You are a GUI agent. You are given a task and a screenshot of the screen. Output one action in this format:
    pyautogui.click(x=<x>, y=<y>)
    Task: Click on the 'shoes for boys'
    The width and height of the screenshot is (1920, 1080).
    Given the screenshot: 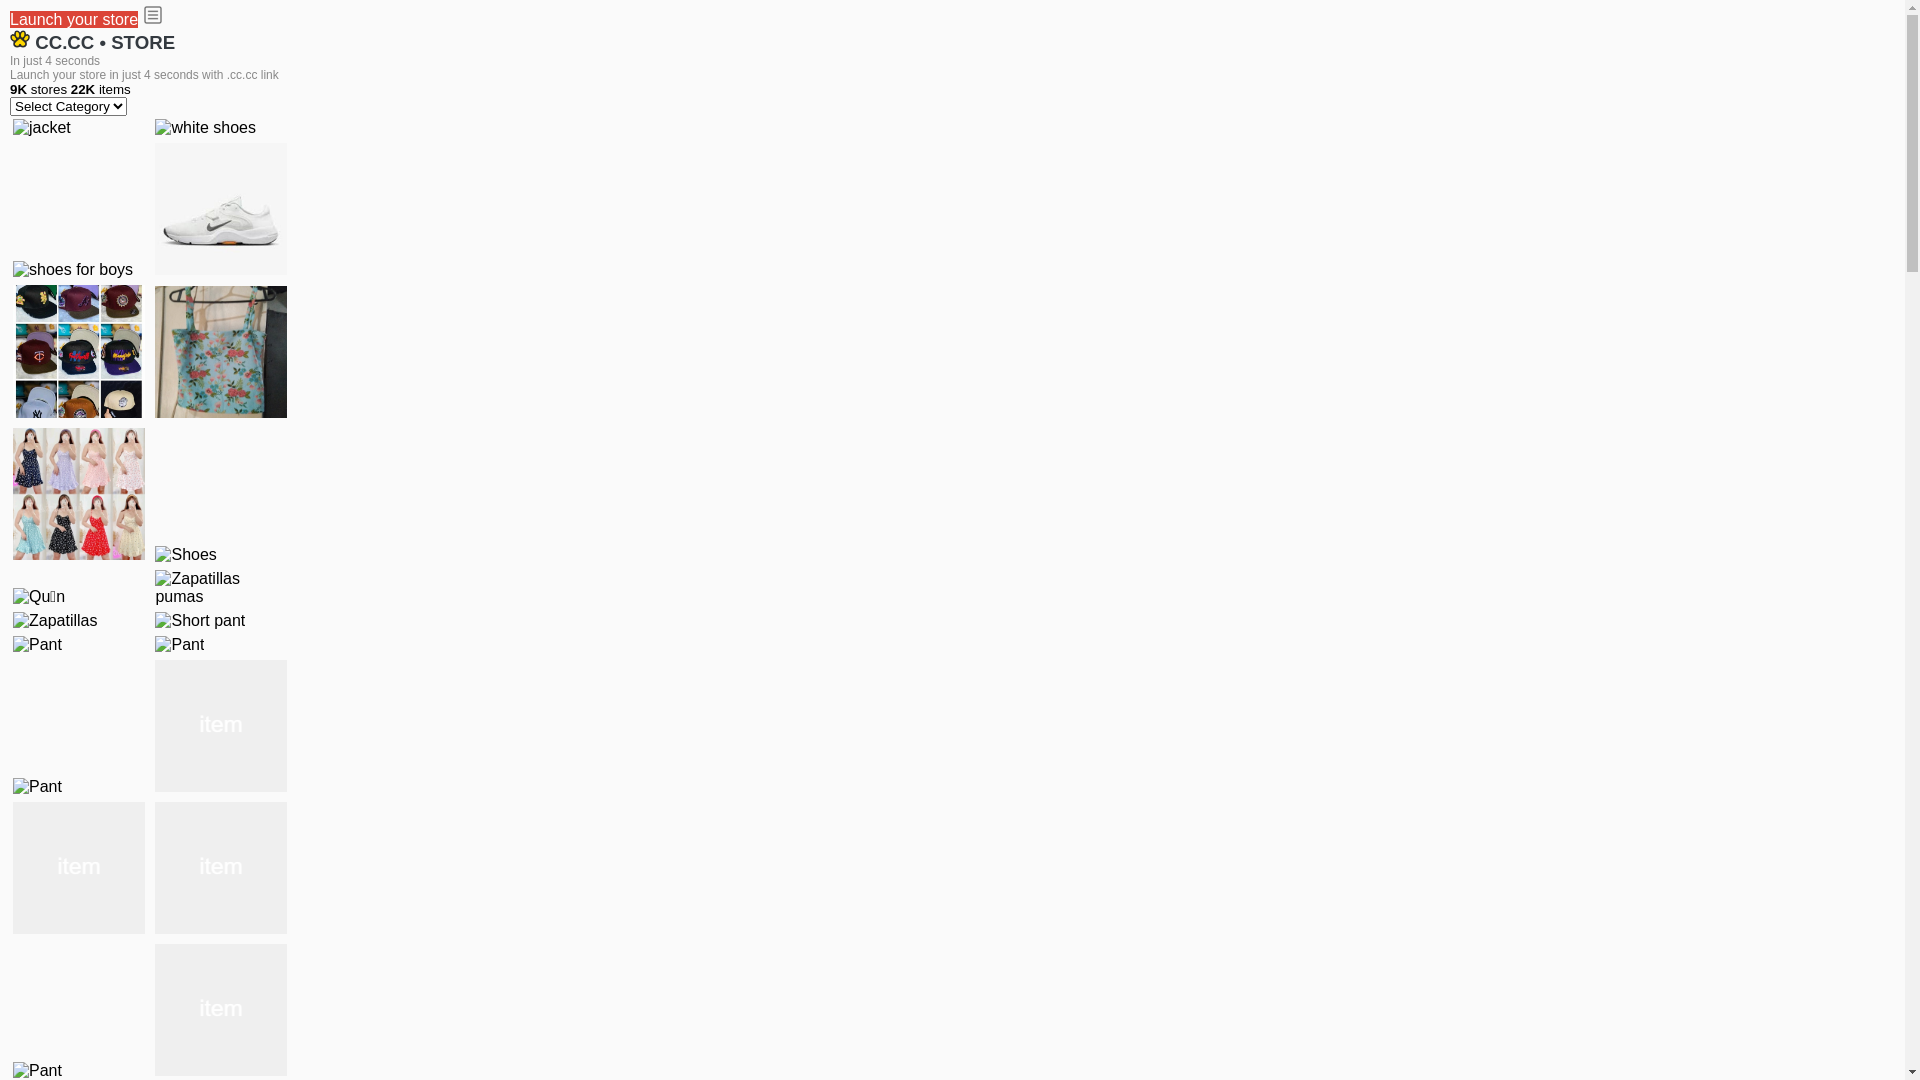 What is the action you would take?
    pyautogui.click(x=72, y=270)
    